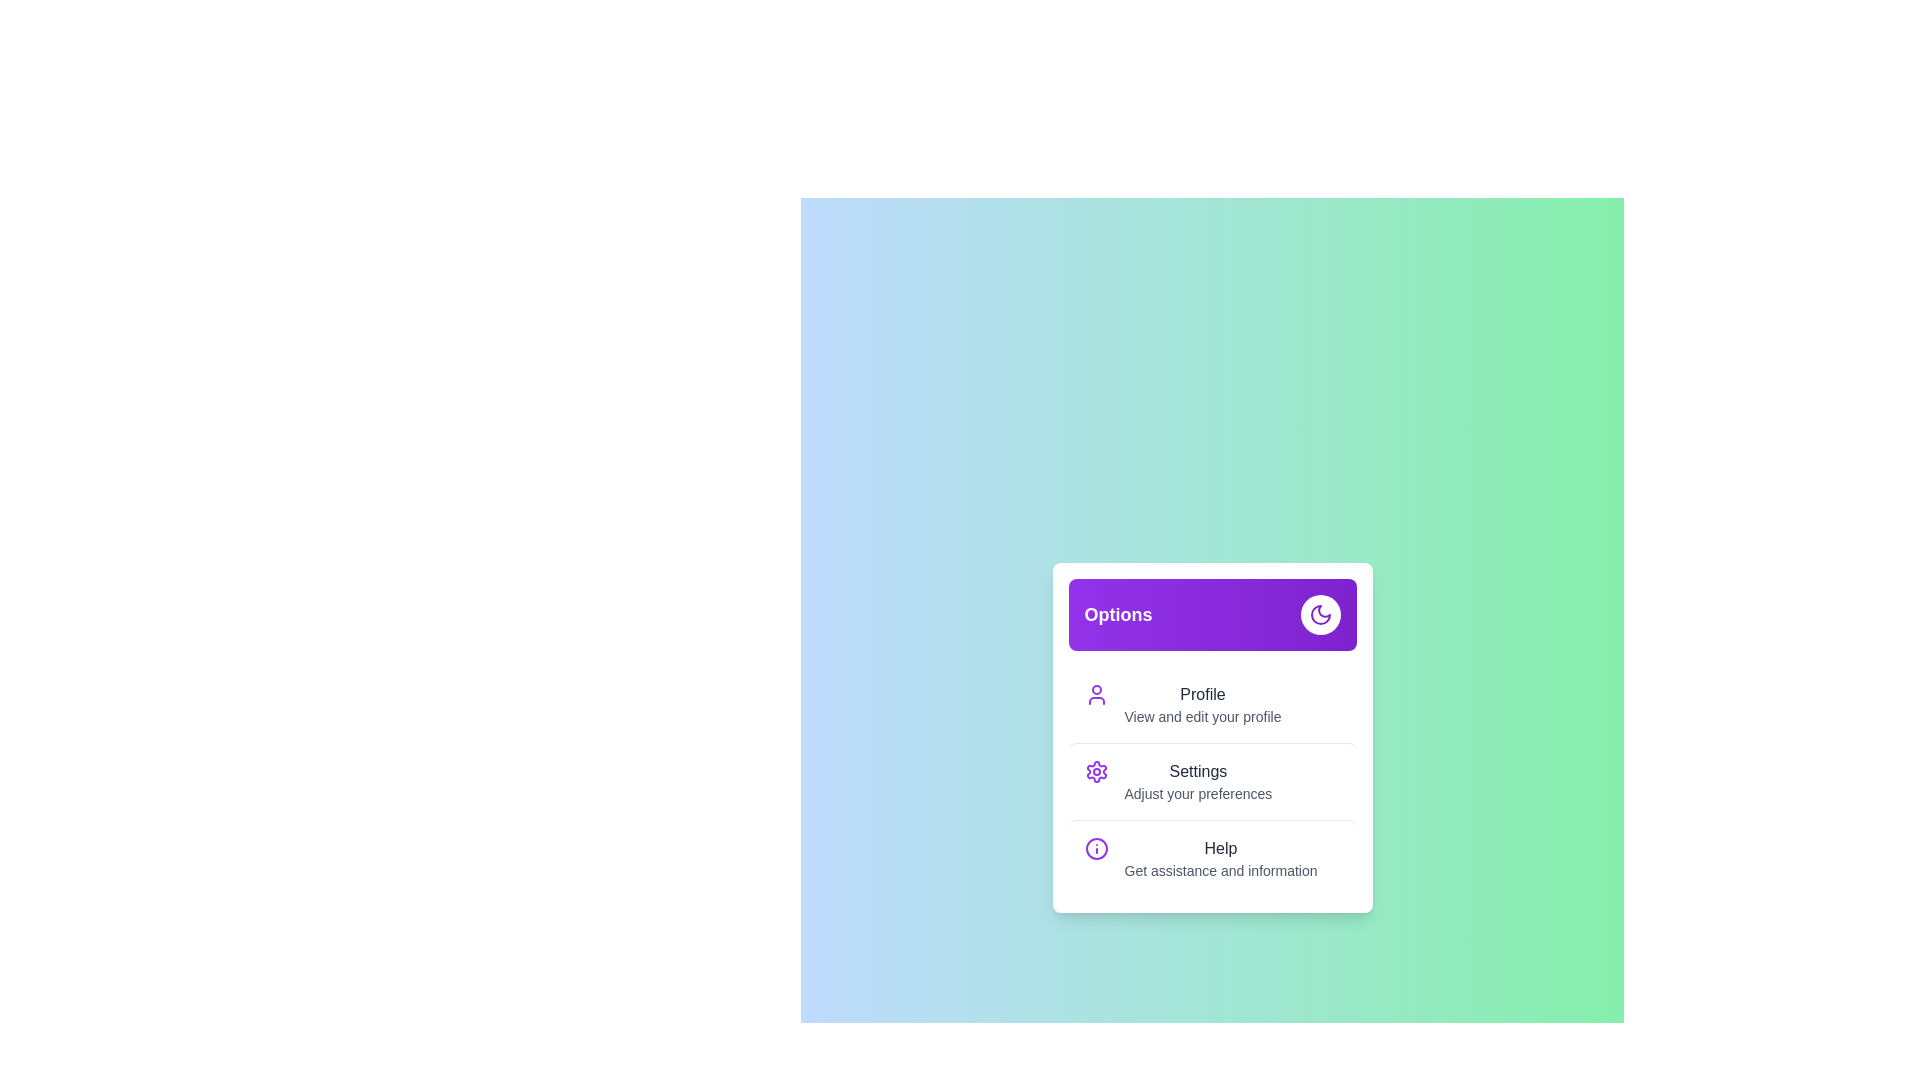 The height and width of the screenshot is (1080, 1920). What do you see at coordinates (1211, 780) in the screenshot?
I see `the menu item Settings by clicking on it` at bounding box center [1211, 780].